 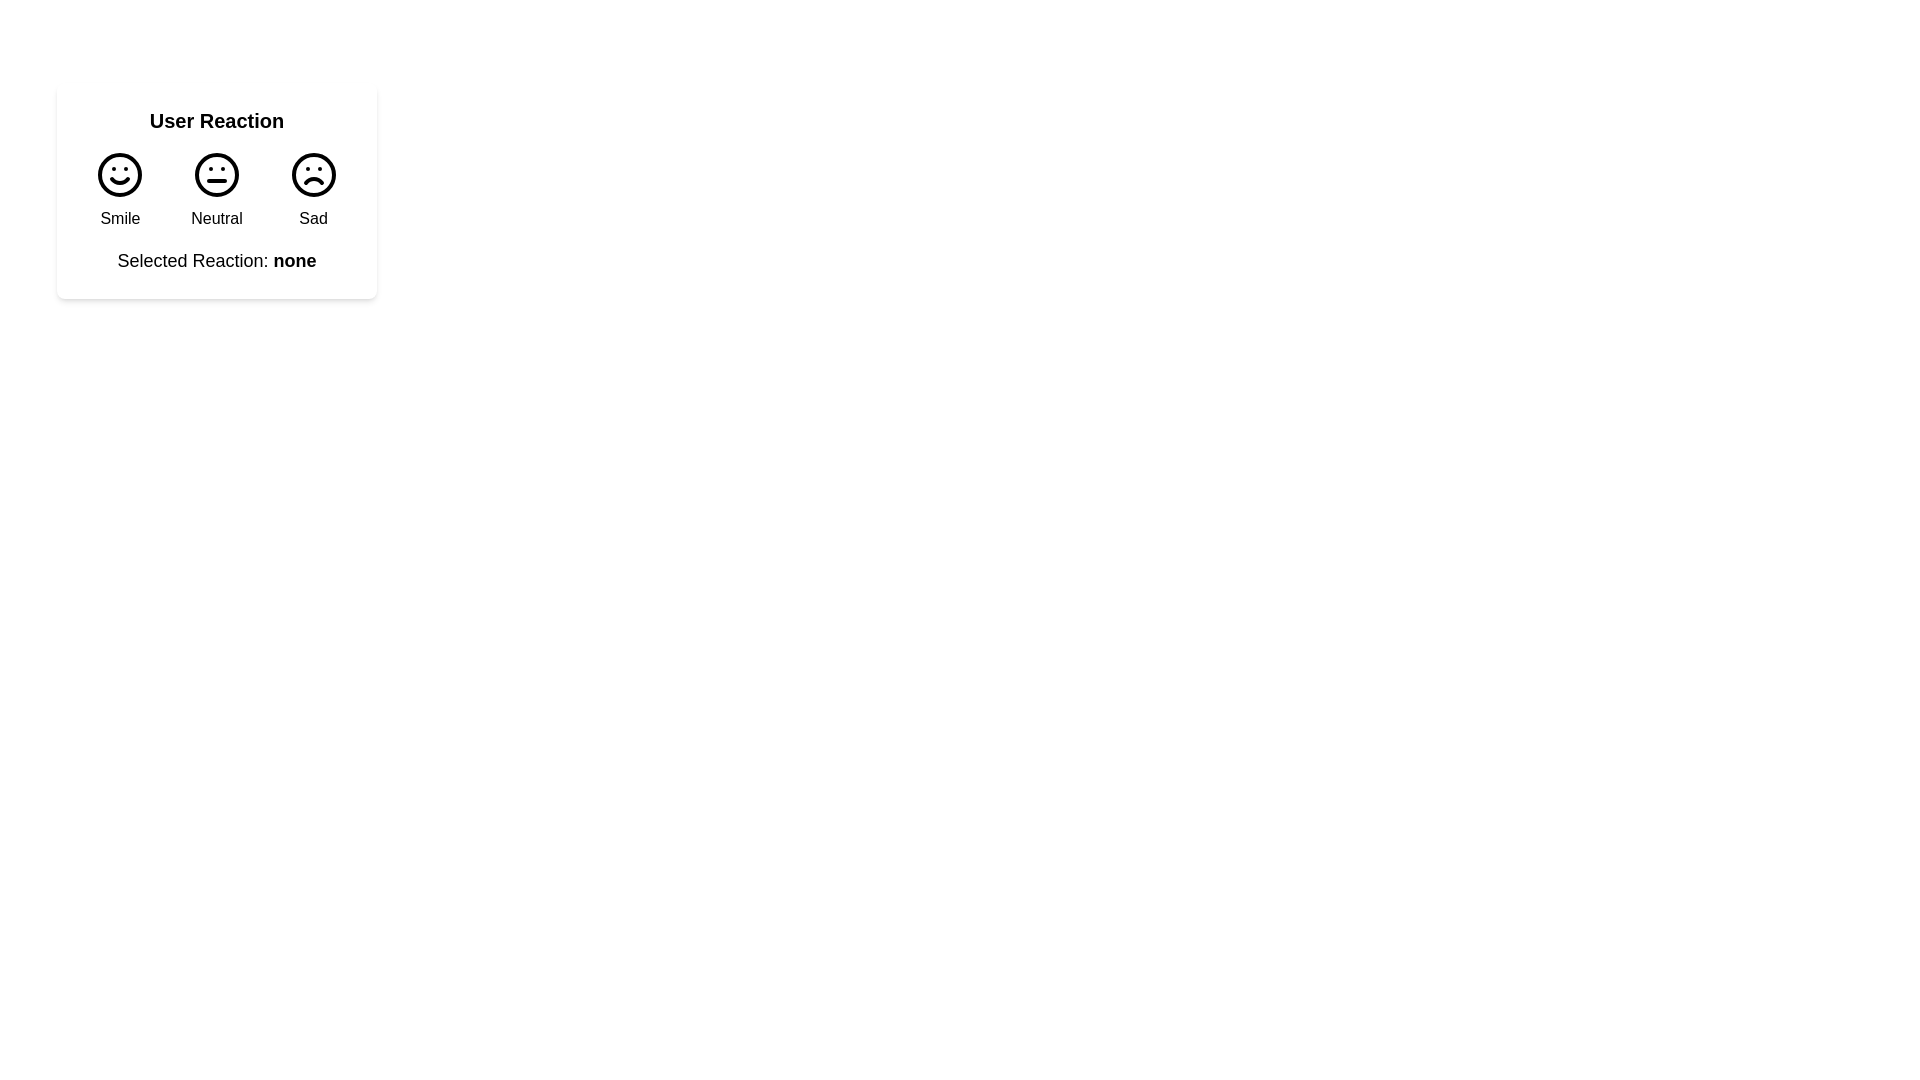 I want to click on the 'Sad' reaction icon, which is the third icon in the horizontal sequence of reaction icons within the 'User Reaction' box, so click(x=312, y=173).